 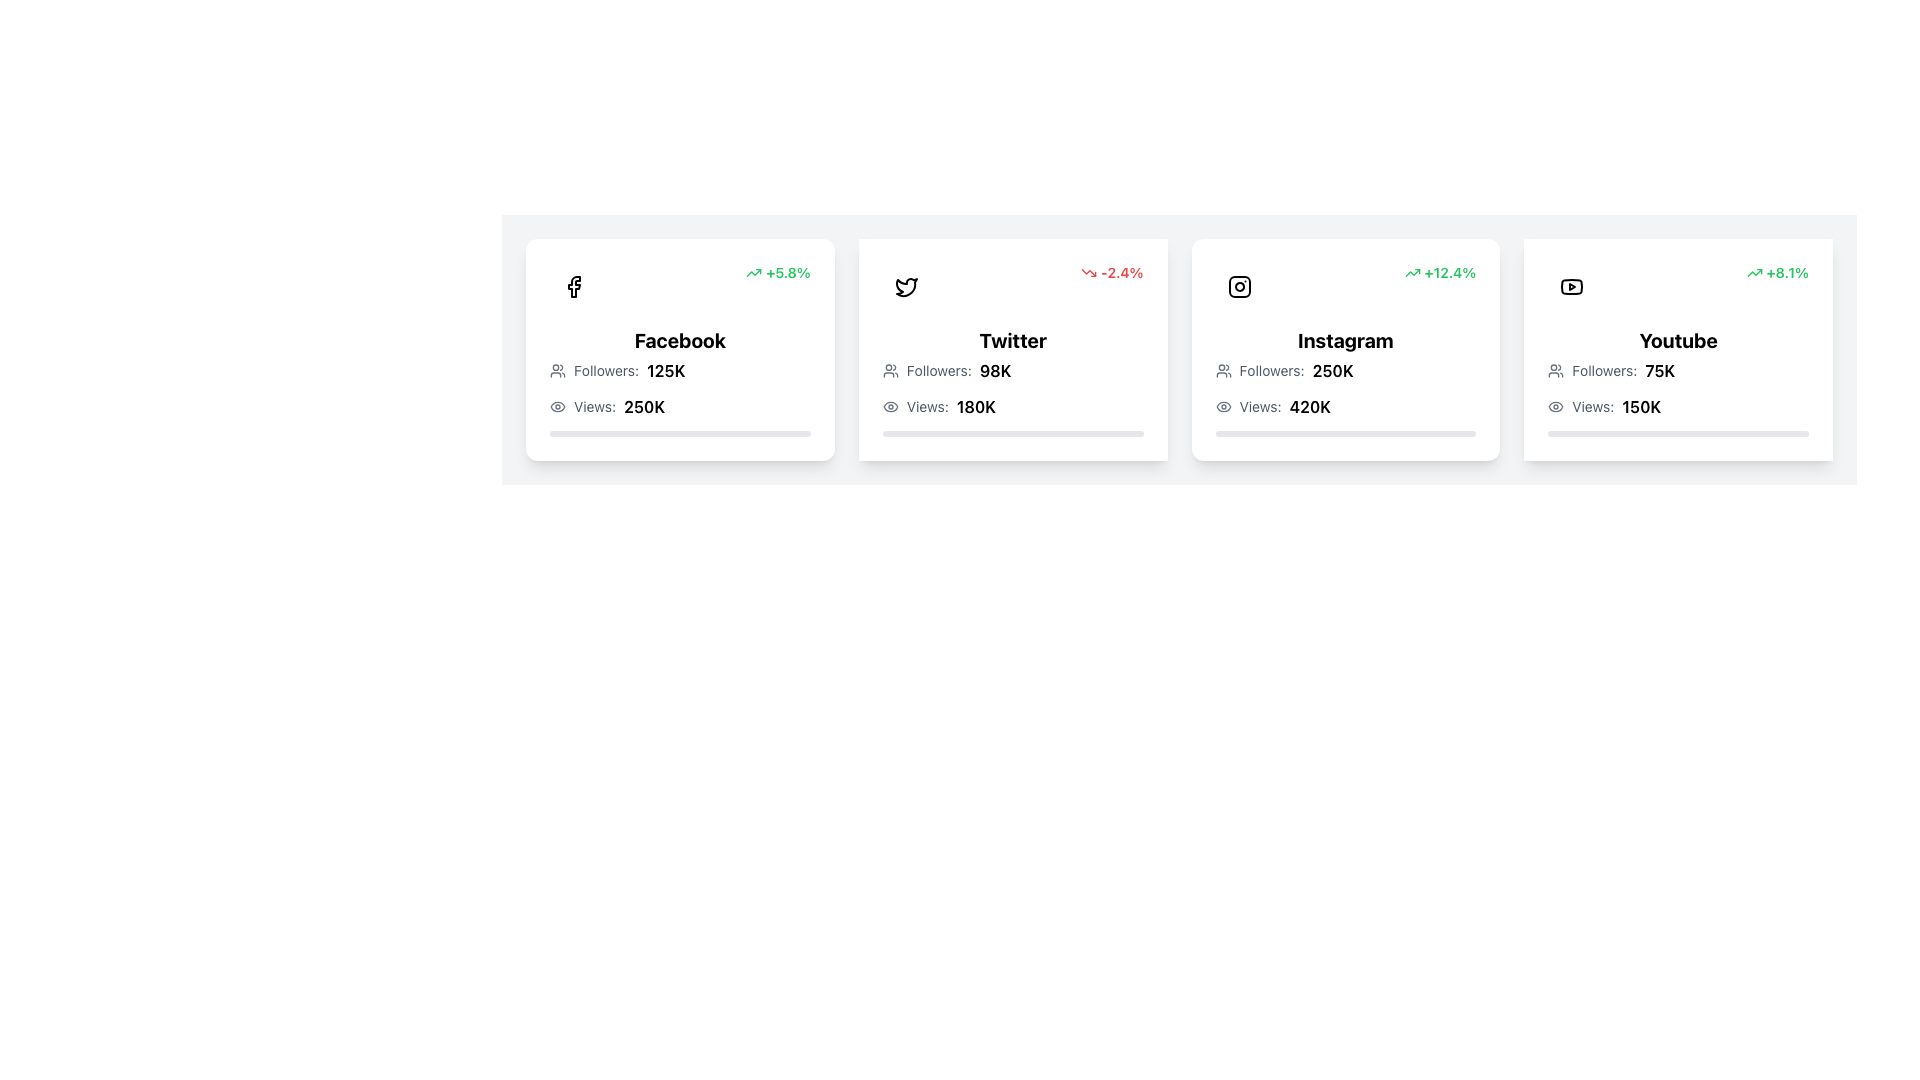 I want to click on the progress bar located at the bottom of the 'Facebook' statistics card, which visually represents the percentage of views, so click(x=680, y=433).